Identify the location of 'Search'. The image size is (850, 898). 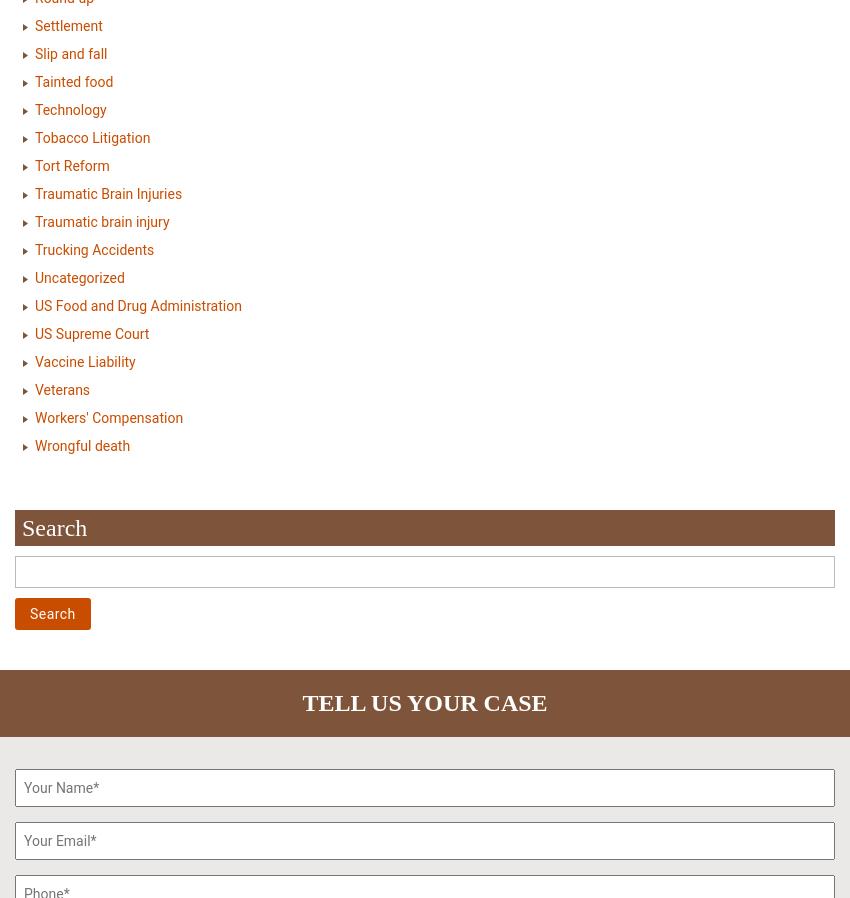
(21, 526).